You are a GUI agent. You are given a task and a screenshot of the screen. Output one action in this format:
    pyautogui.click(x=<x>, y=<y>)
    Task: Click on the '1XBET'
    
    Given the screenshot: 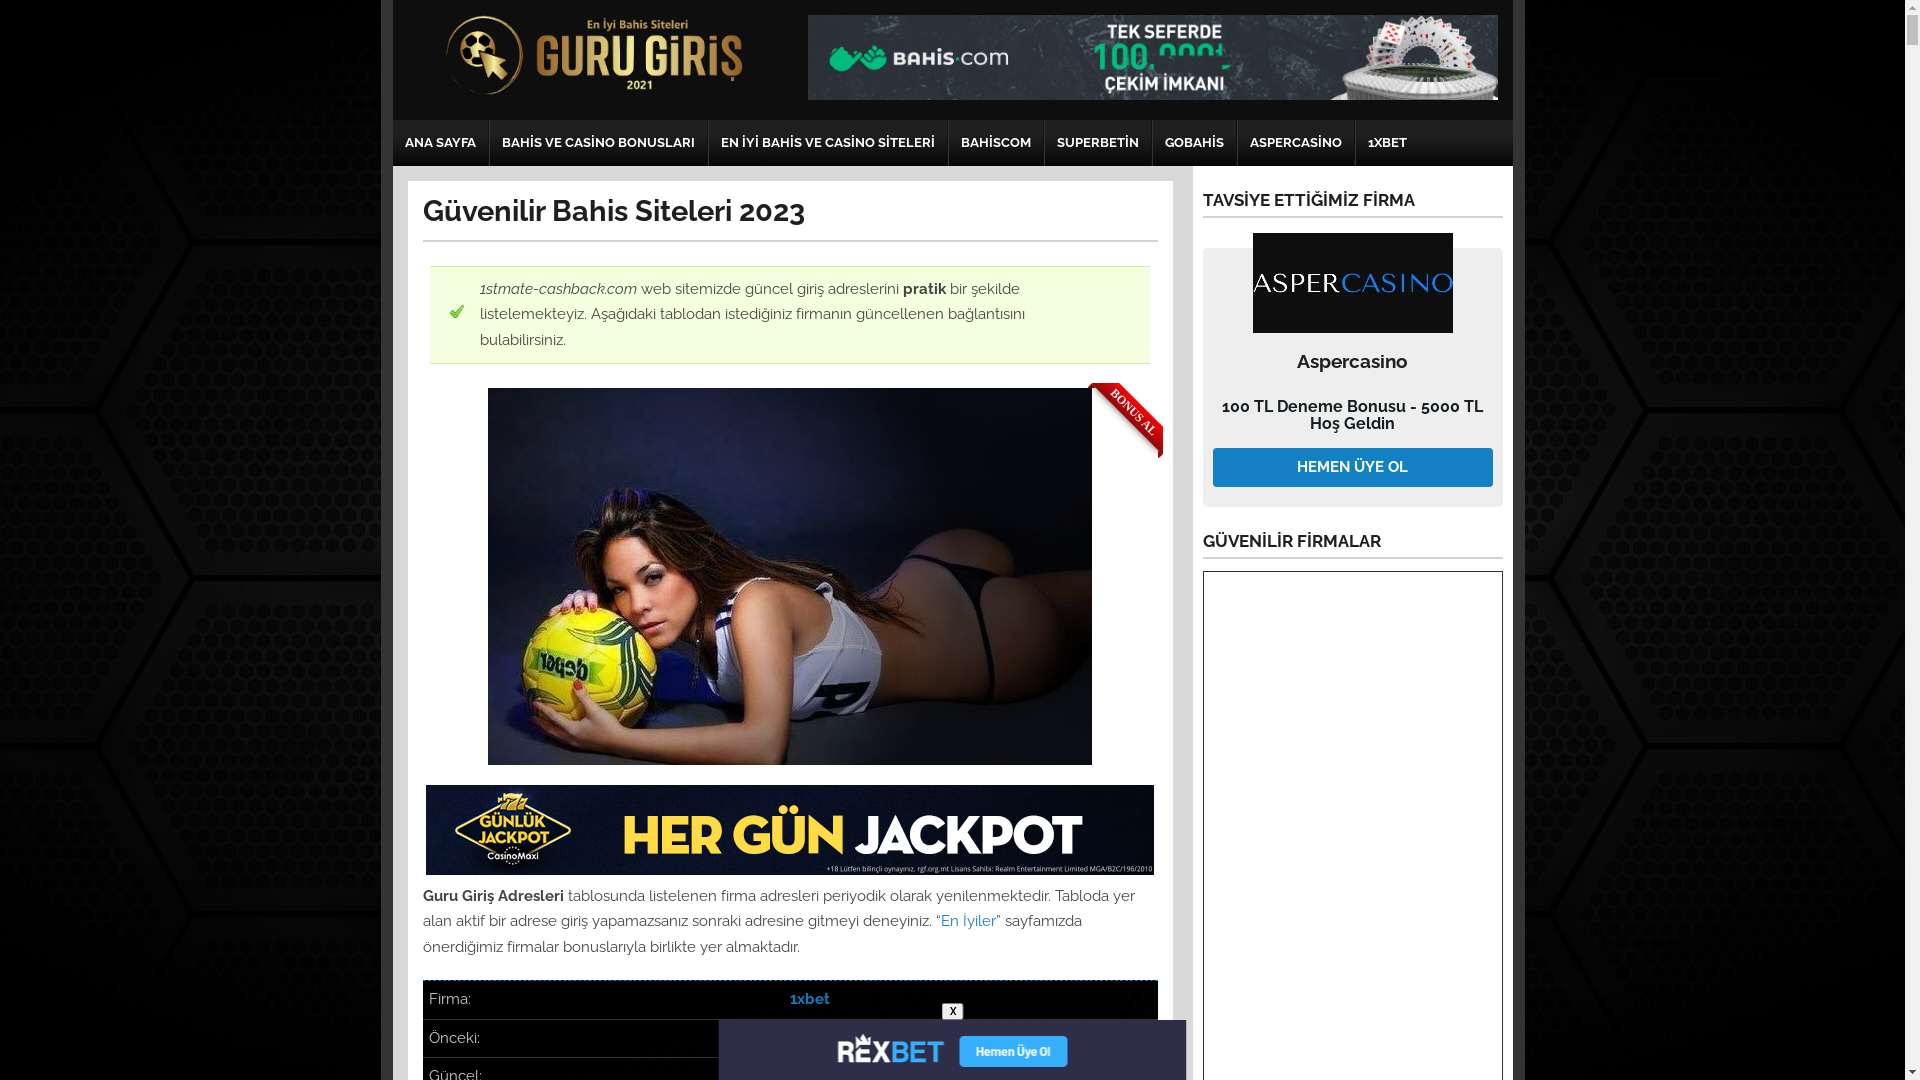 What is the action you would take?
    pyautogui.click(x=1386, y=141)
    